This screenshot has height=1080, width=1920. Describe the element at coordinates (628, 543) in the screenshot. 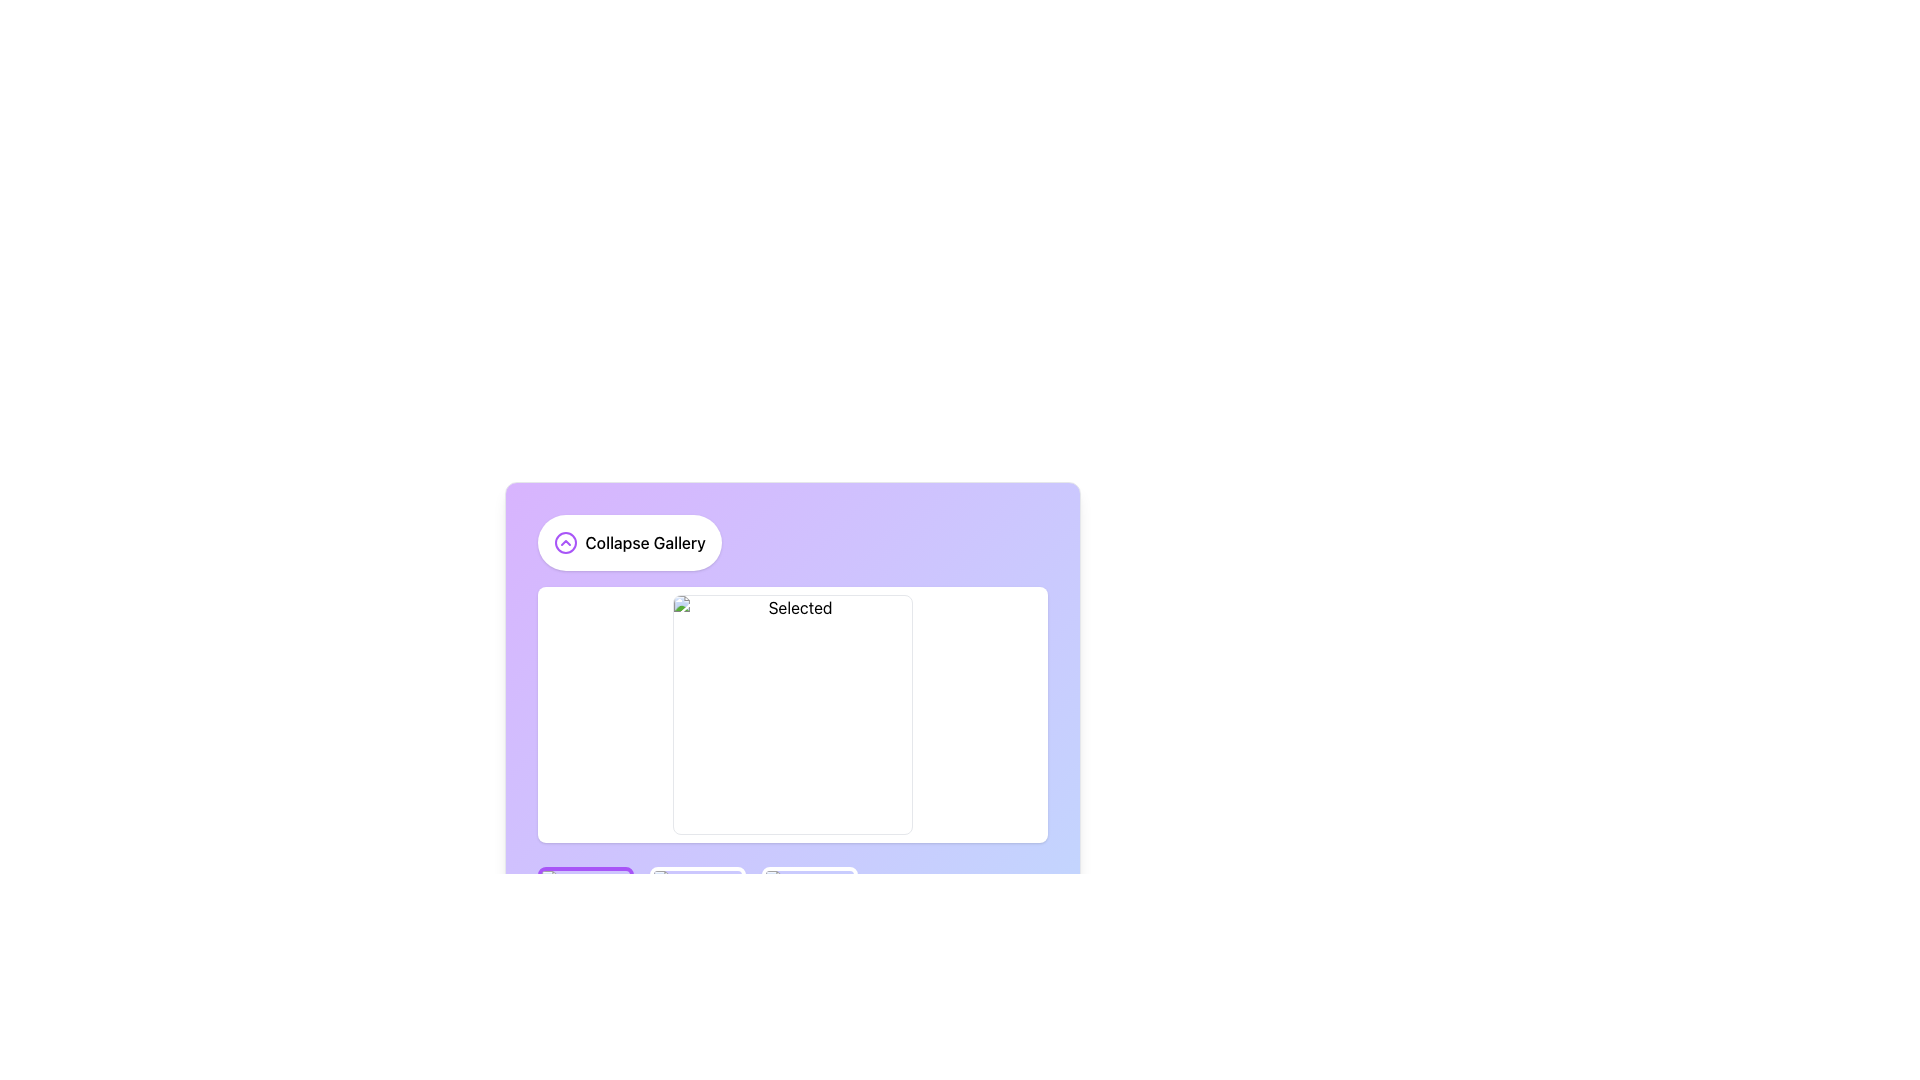

I see `the 'Collapse Gallery' button, which is a rounded rectangular button with a white background and a purple chevron-up icon, located at the center of the interface` at that location.